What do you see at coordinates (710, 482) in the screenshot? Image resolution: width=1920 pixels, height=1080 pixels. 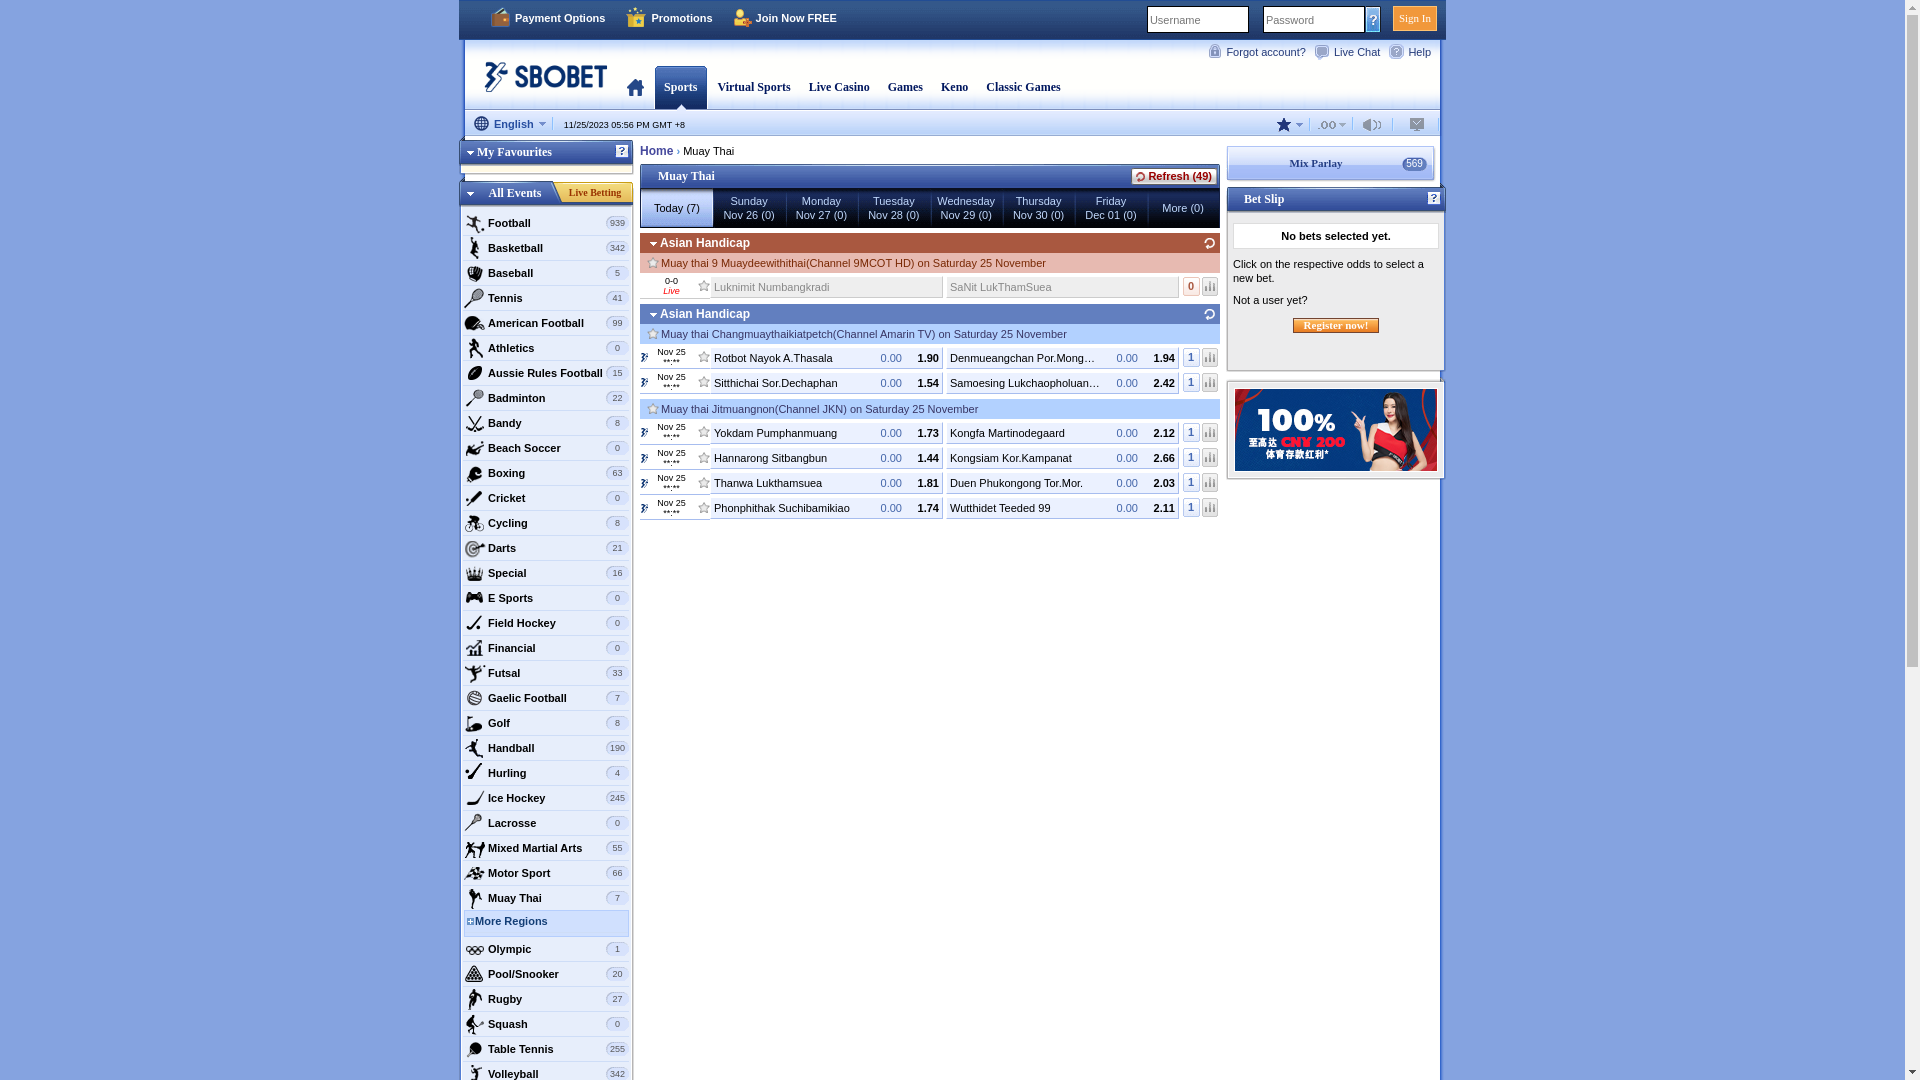 I see `'1.81` at bounding box center [710, 482].